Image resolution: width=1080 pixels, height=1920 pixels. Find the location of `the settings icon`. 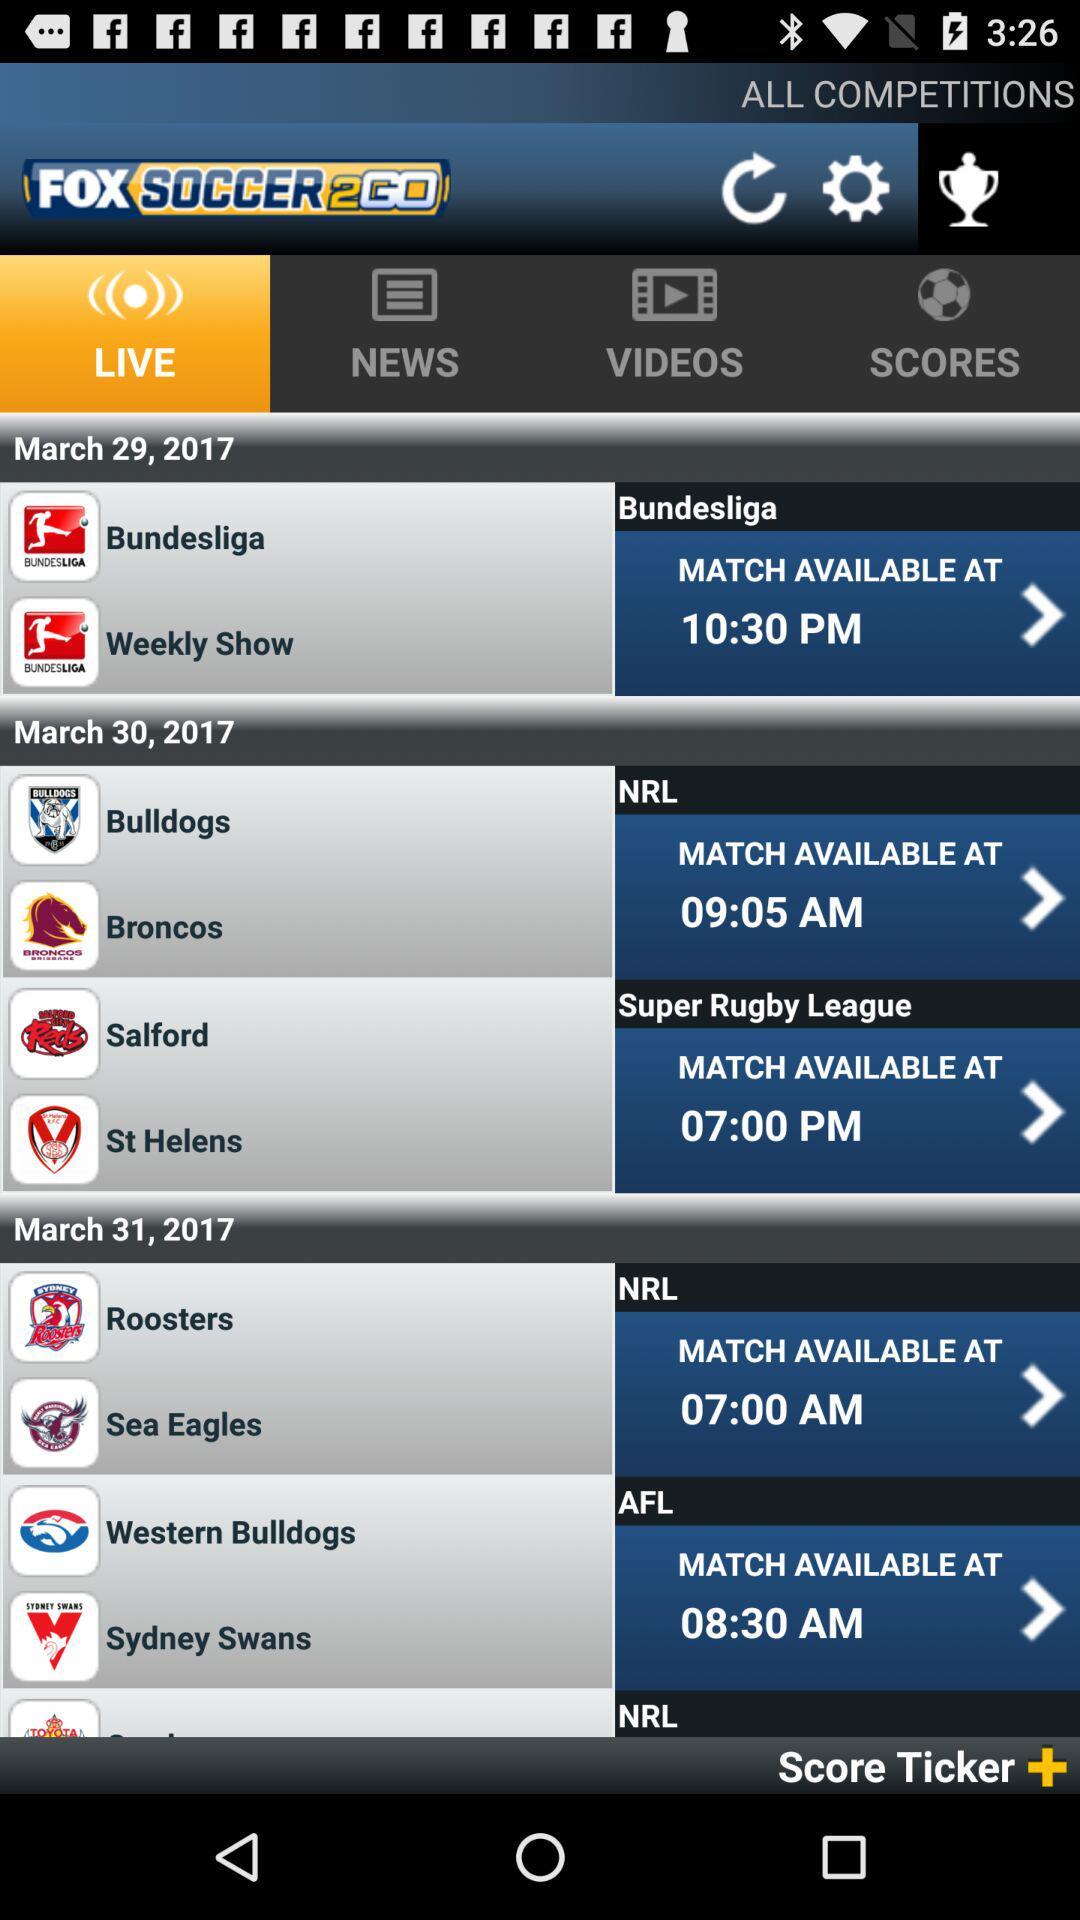

the settings icon is located at coordinates (855, 201).